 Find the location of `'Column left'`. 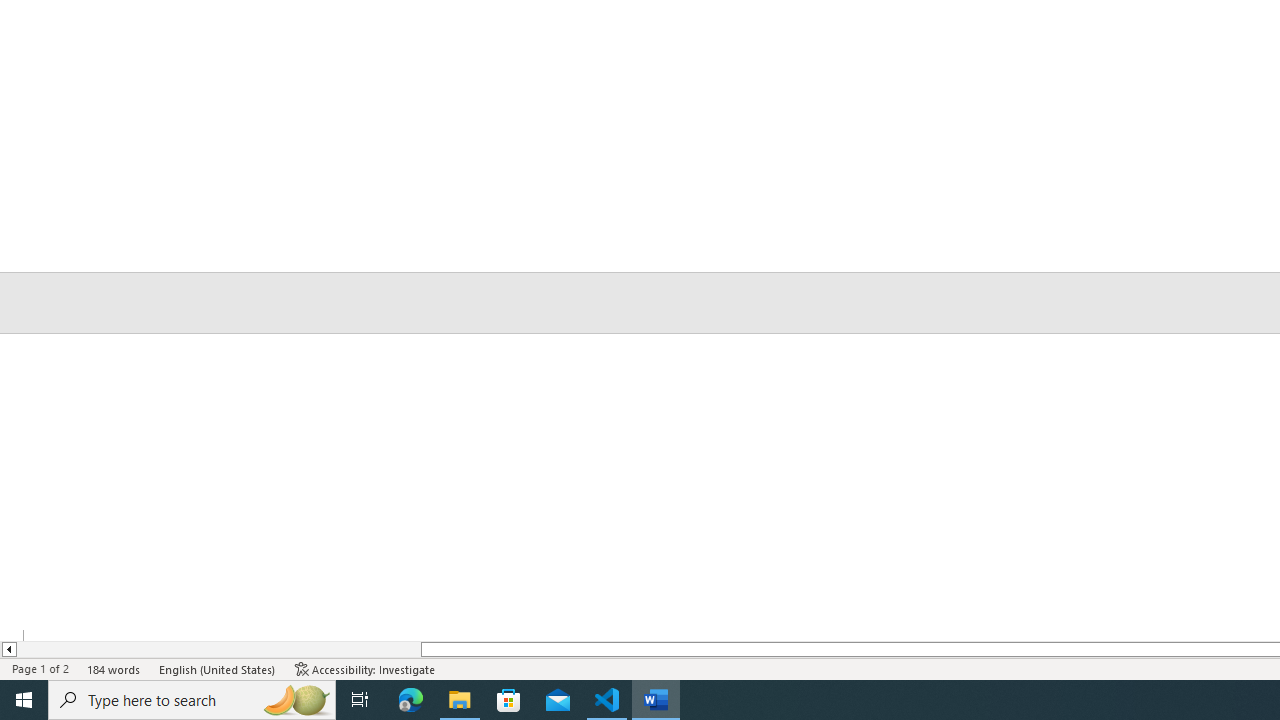

'Column left' is located at coordinates (8, 649).